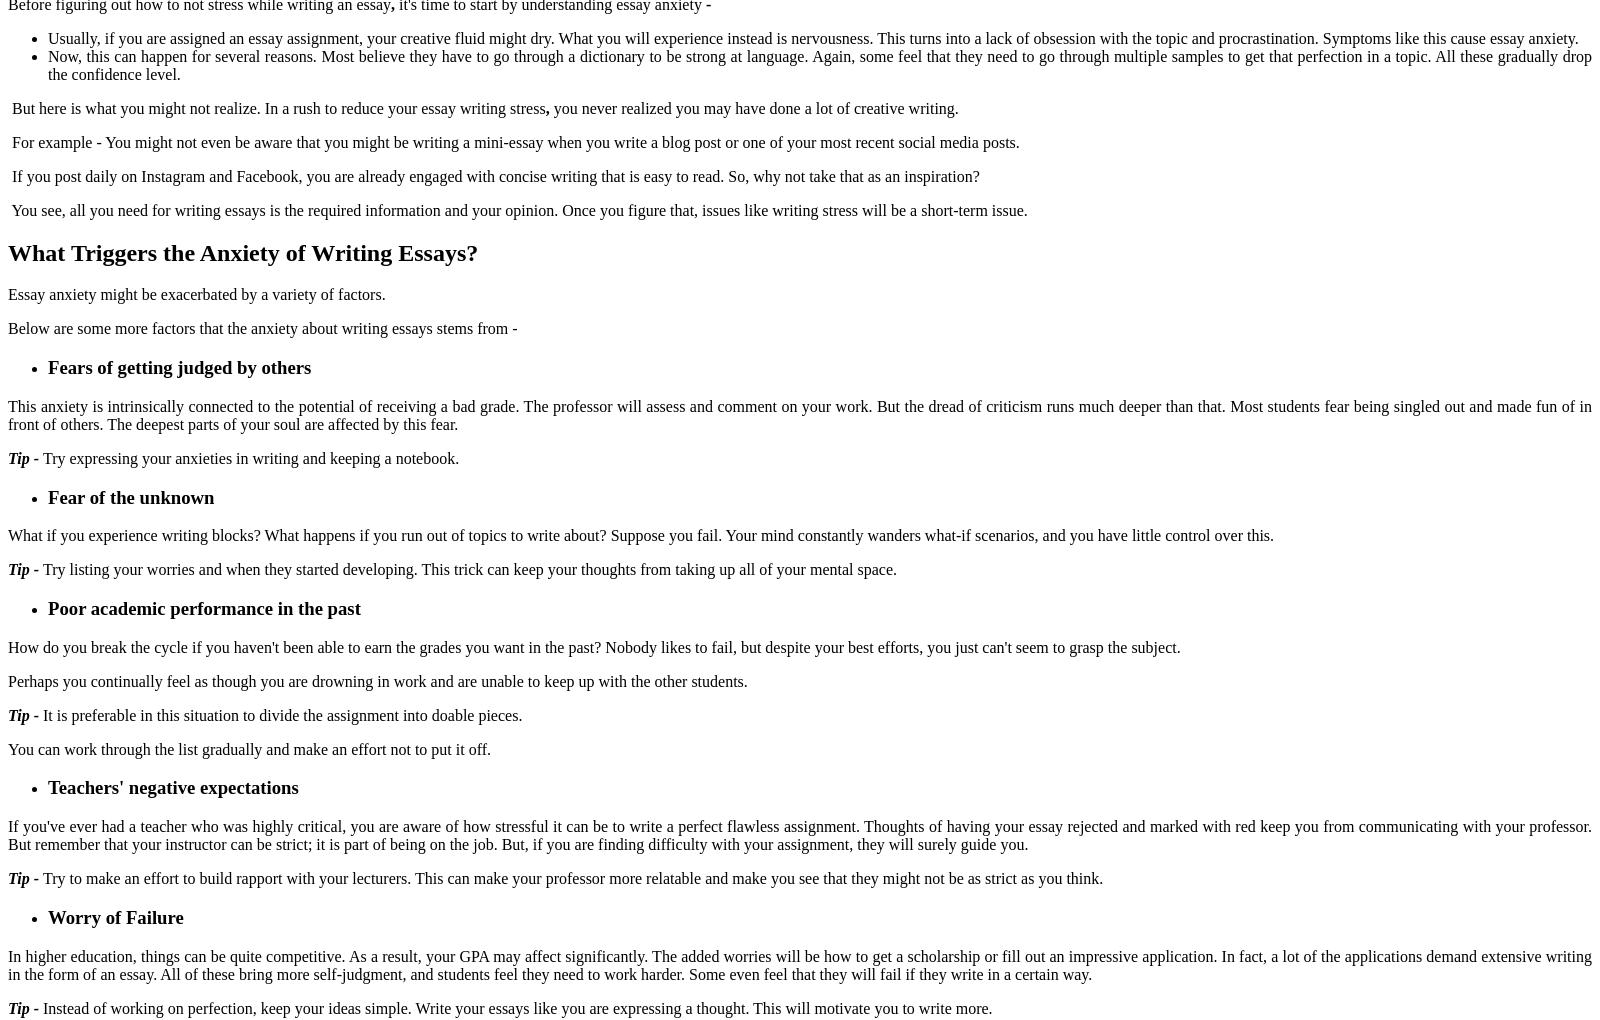 This screenshot has width=1600, height=1020. I want to click on 'Fears of getting judged by others', so click(181, 366).